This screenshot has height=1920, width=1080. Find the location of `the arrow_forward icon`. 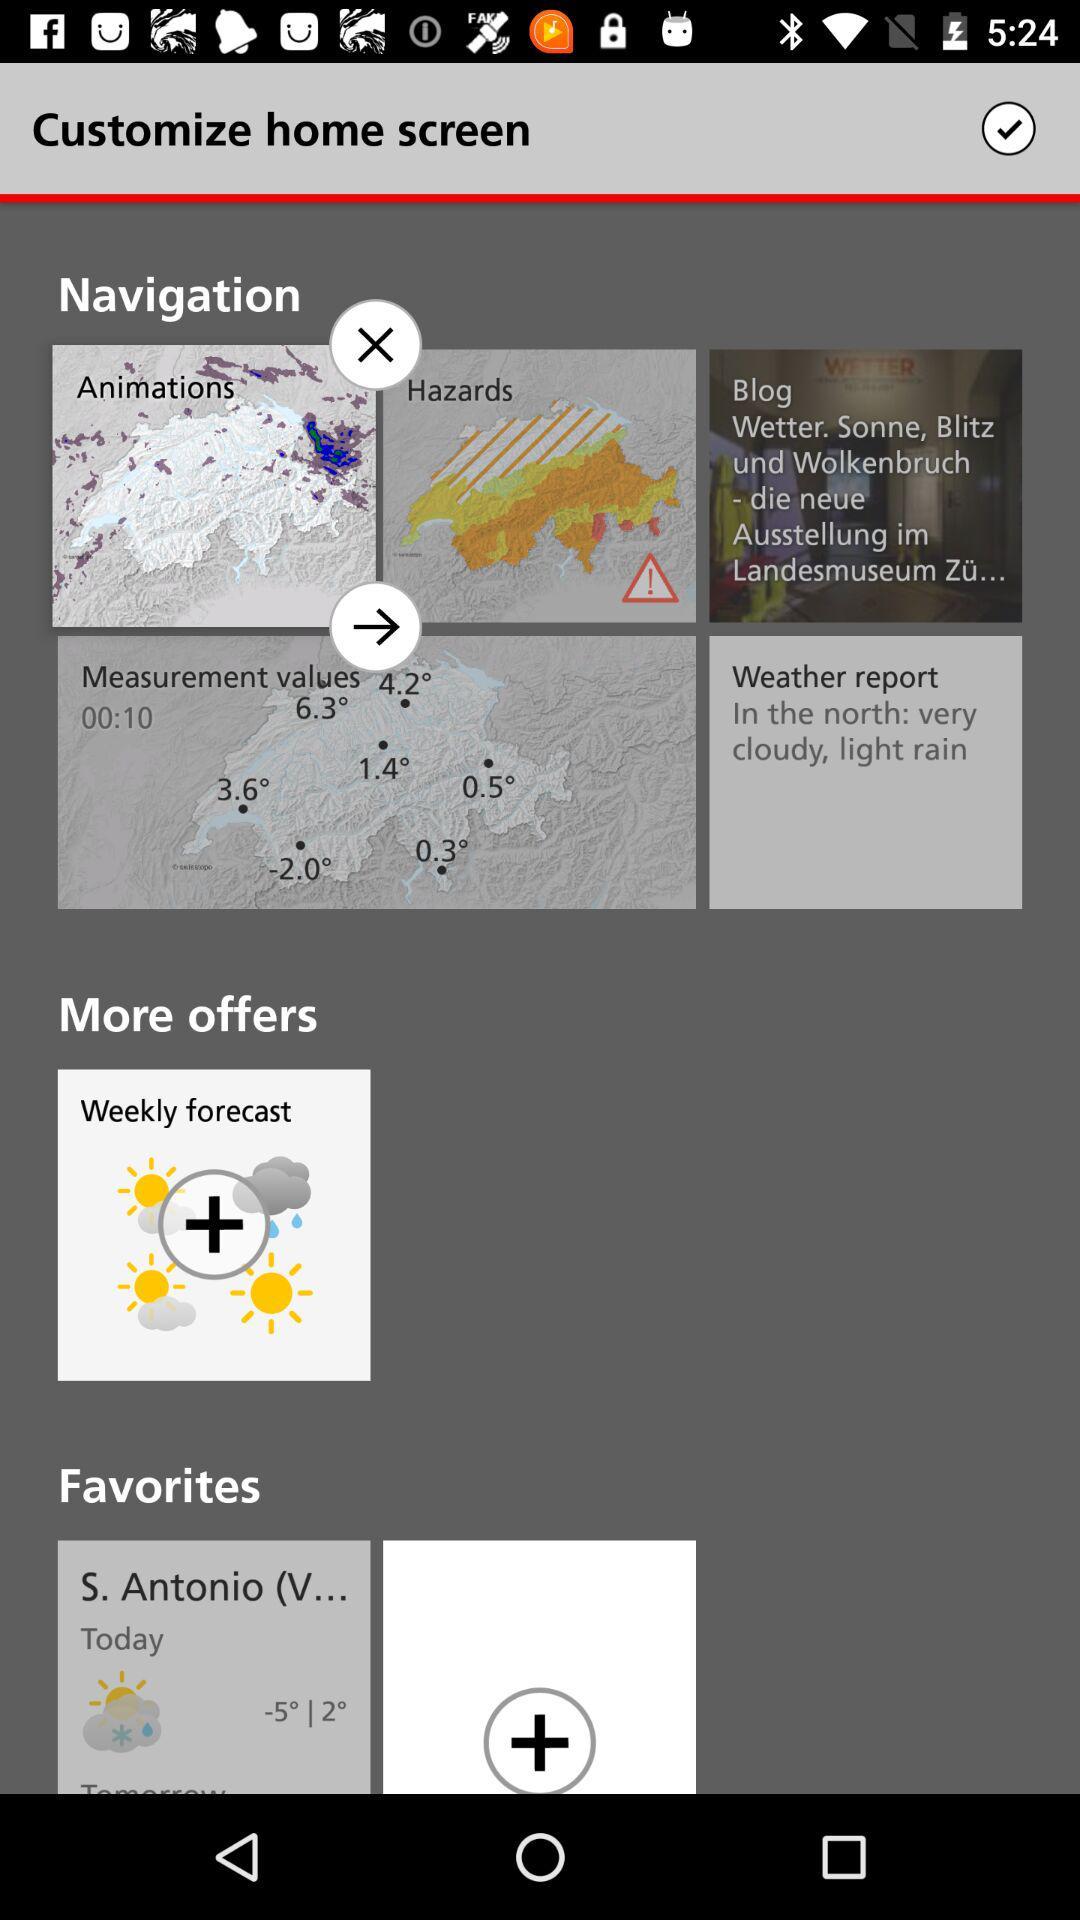

the arrow_forward icon is located at coordinates (374, 626).